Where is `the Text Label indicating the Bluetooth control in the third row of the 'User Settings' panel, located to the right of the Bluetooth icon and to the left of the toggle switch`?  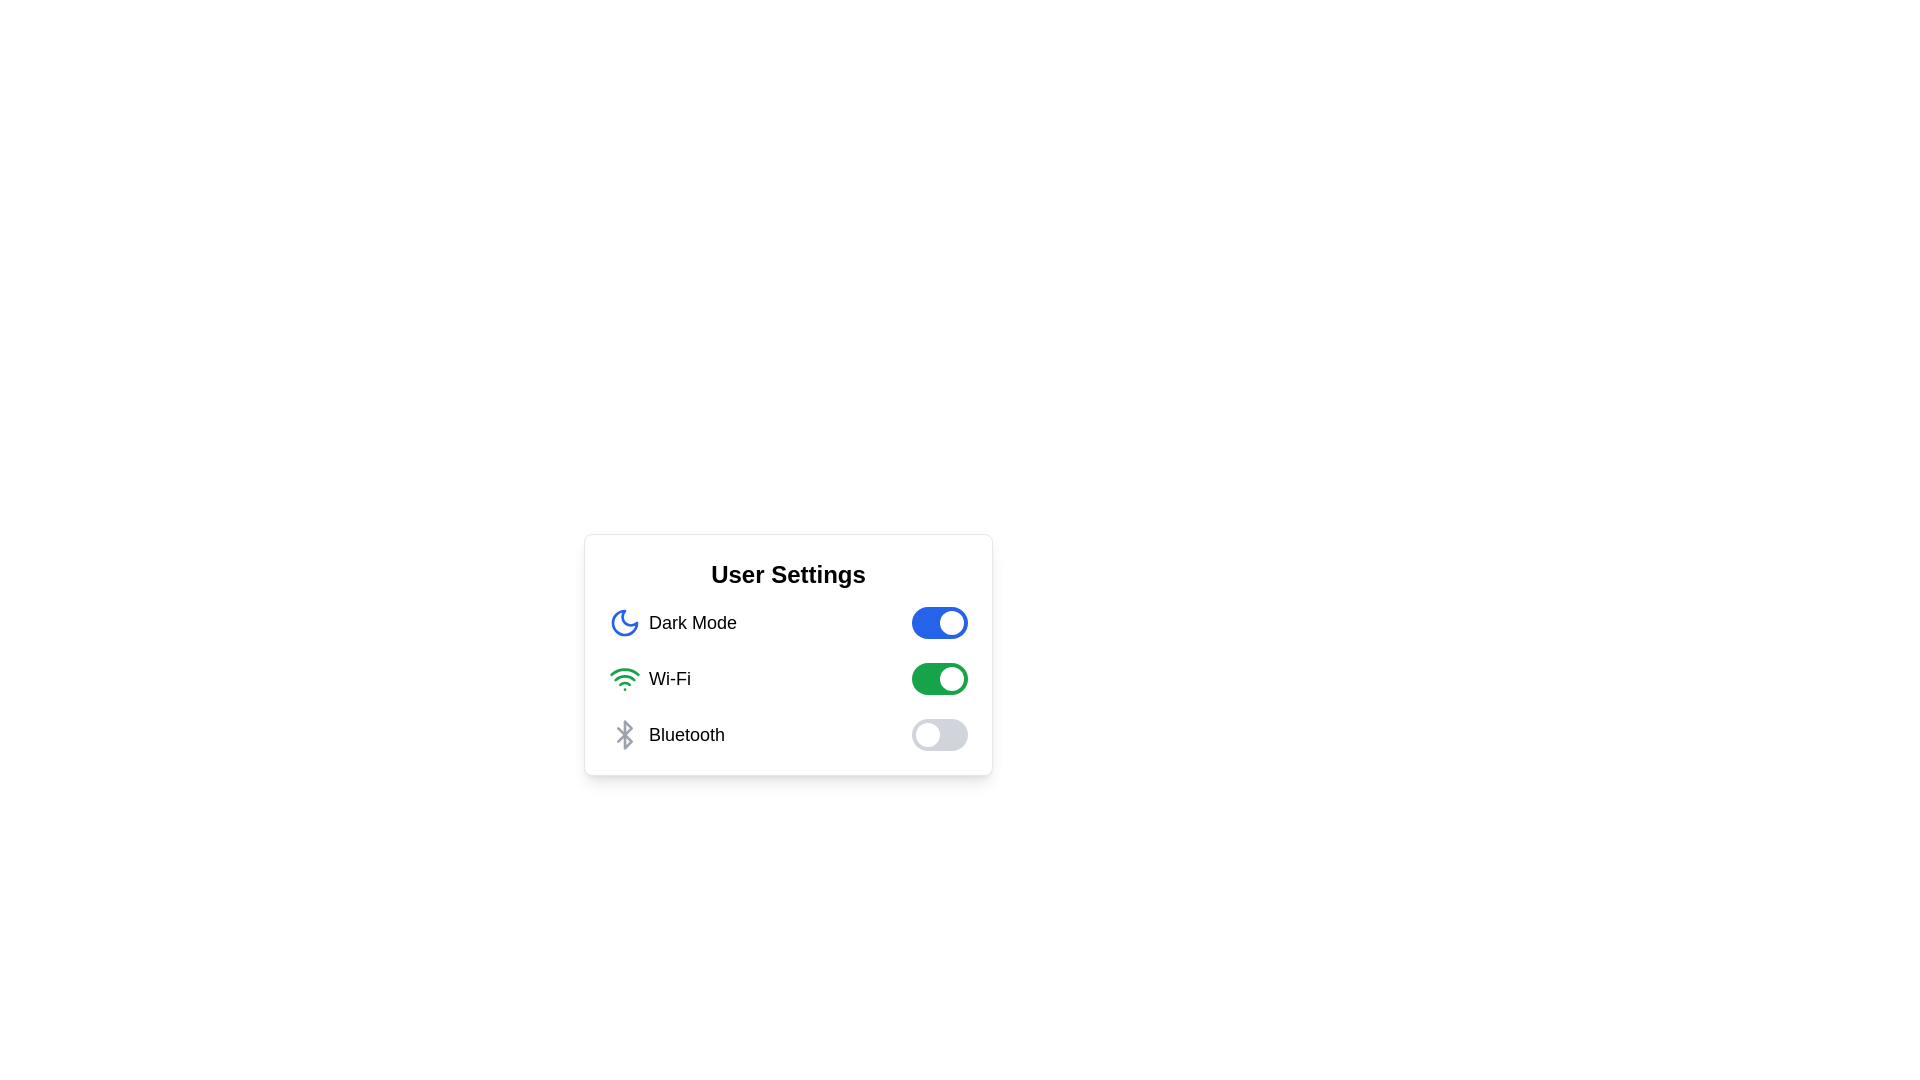
the Text Label indicating the Bluetooth control in the third row of the 'User Settings' panel, located to the right of the Bluetooth icon and to the left of the toggle switch is located at coordinates (686, 735).